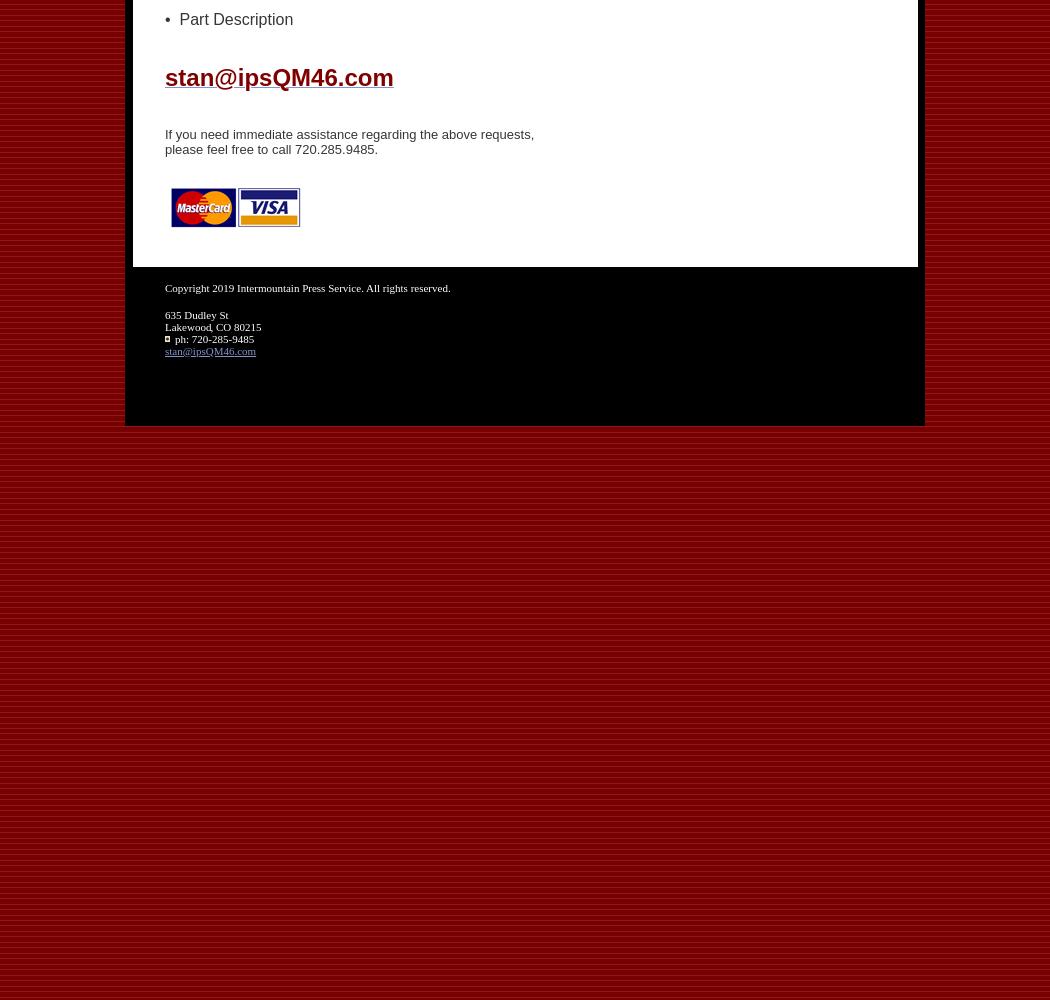 Image resolution: width=1050 pixels, height=1000 pixels. Describe the element at coordinates (173, 349) in the screenshot. I see `'stan'` at that location.